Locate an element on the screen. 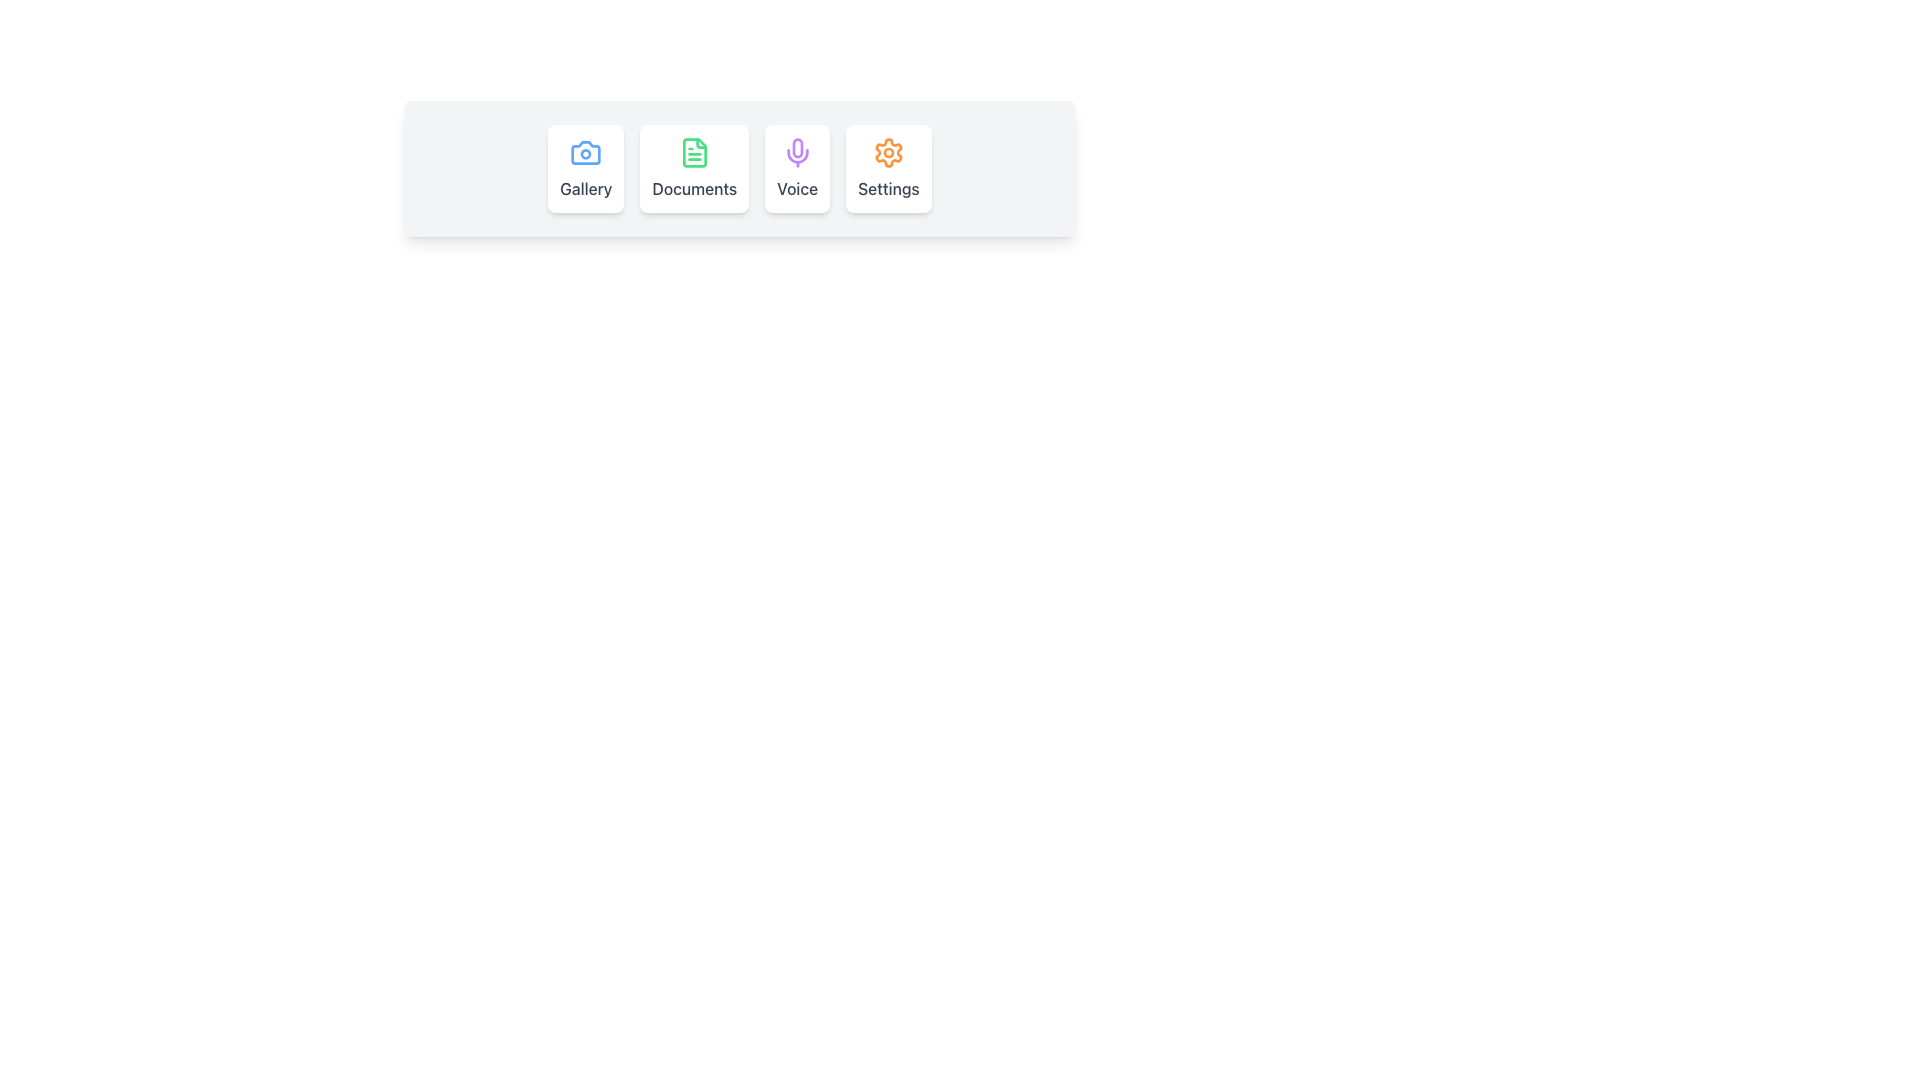  text label 'Gallery' which is displayed in medium weight gray font at the bottom of the first interactive card in a row of similar cards is located at coordinates (585, 189).